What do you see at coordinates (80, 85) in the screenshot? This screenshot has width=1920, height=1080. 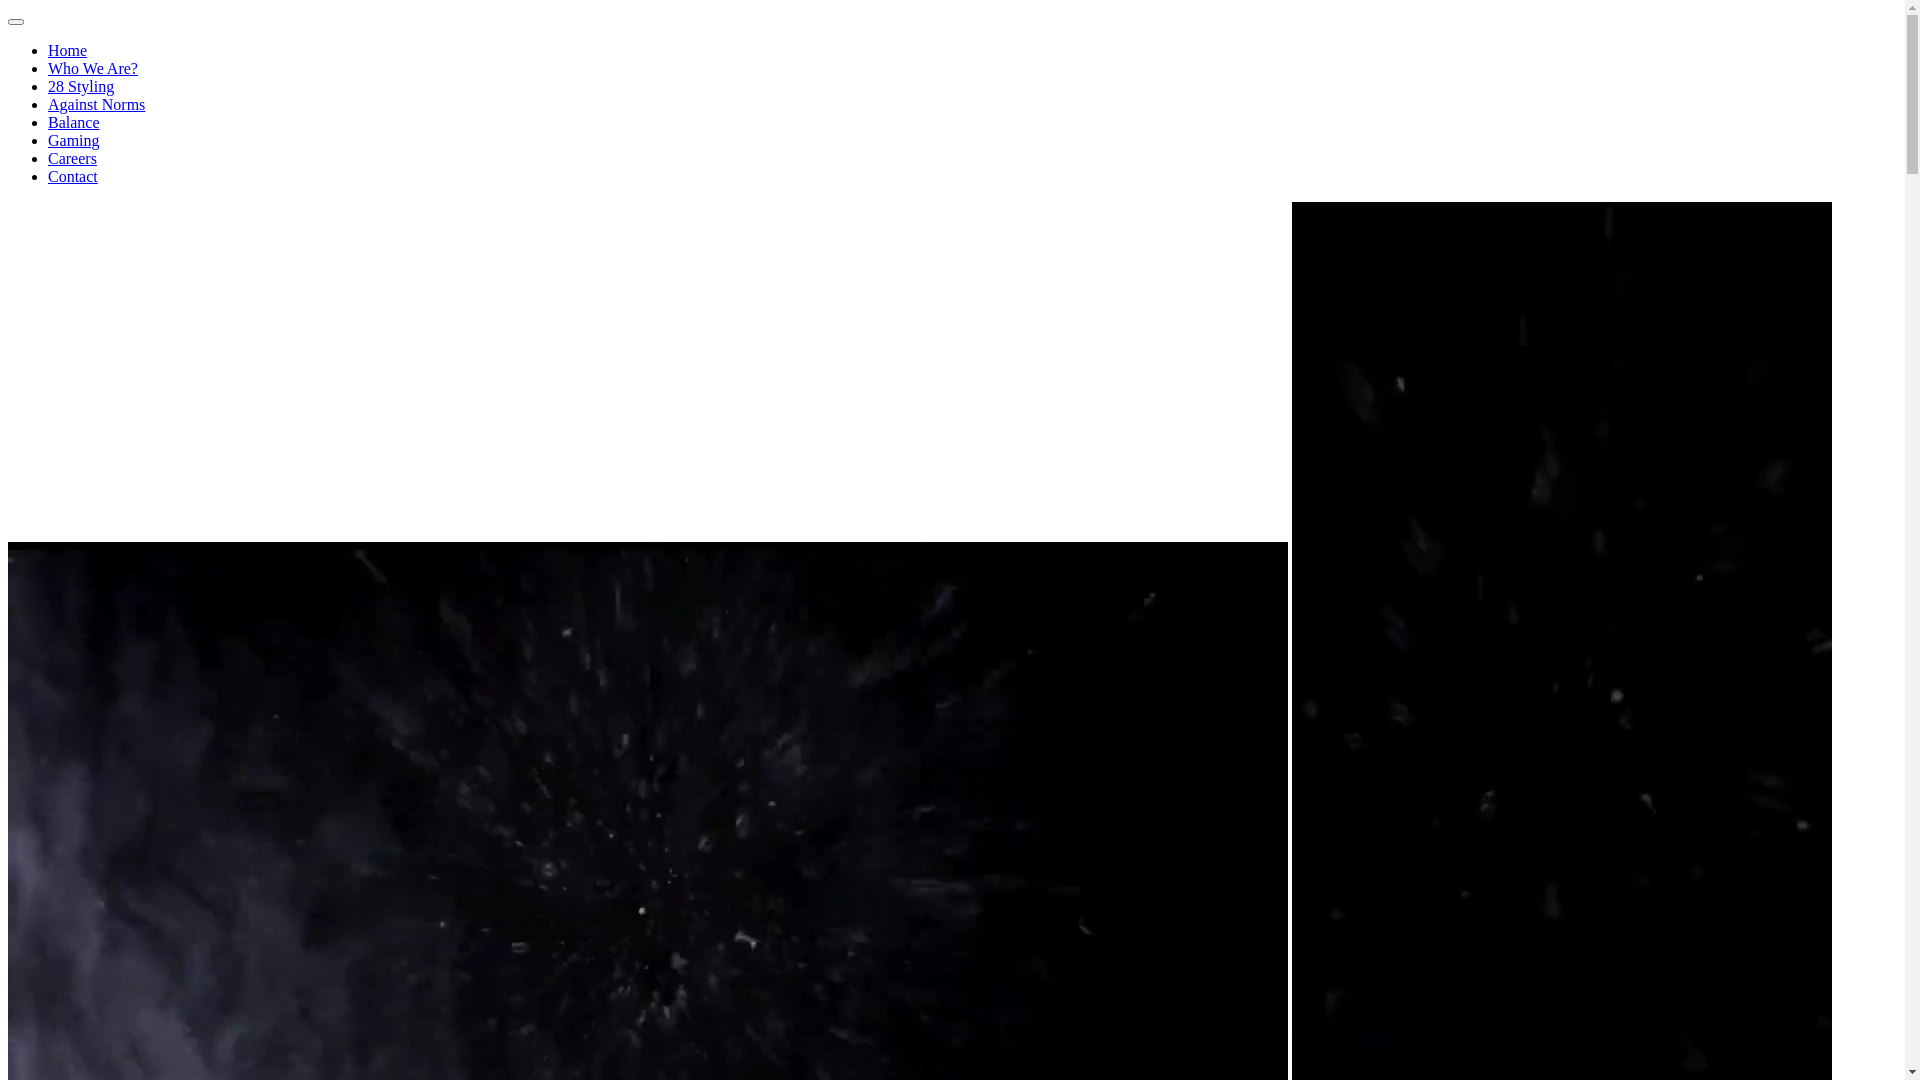 I see `'28 Styling'` at bounding box center [80, 85].